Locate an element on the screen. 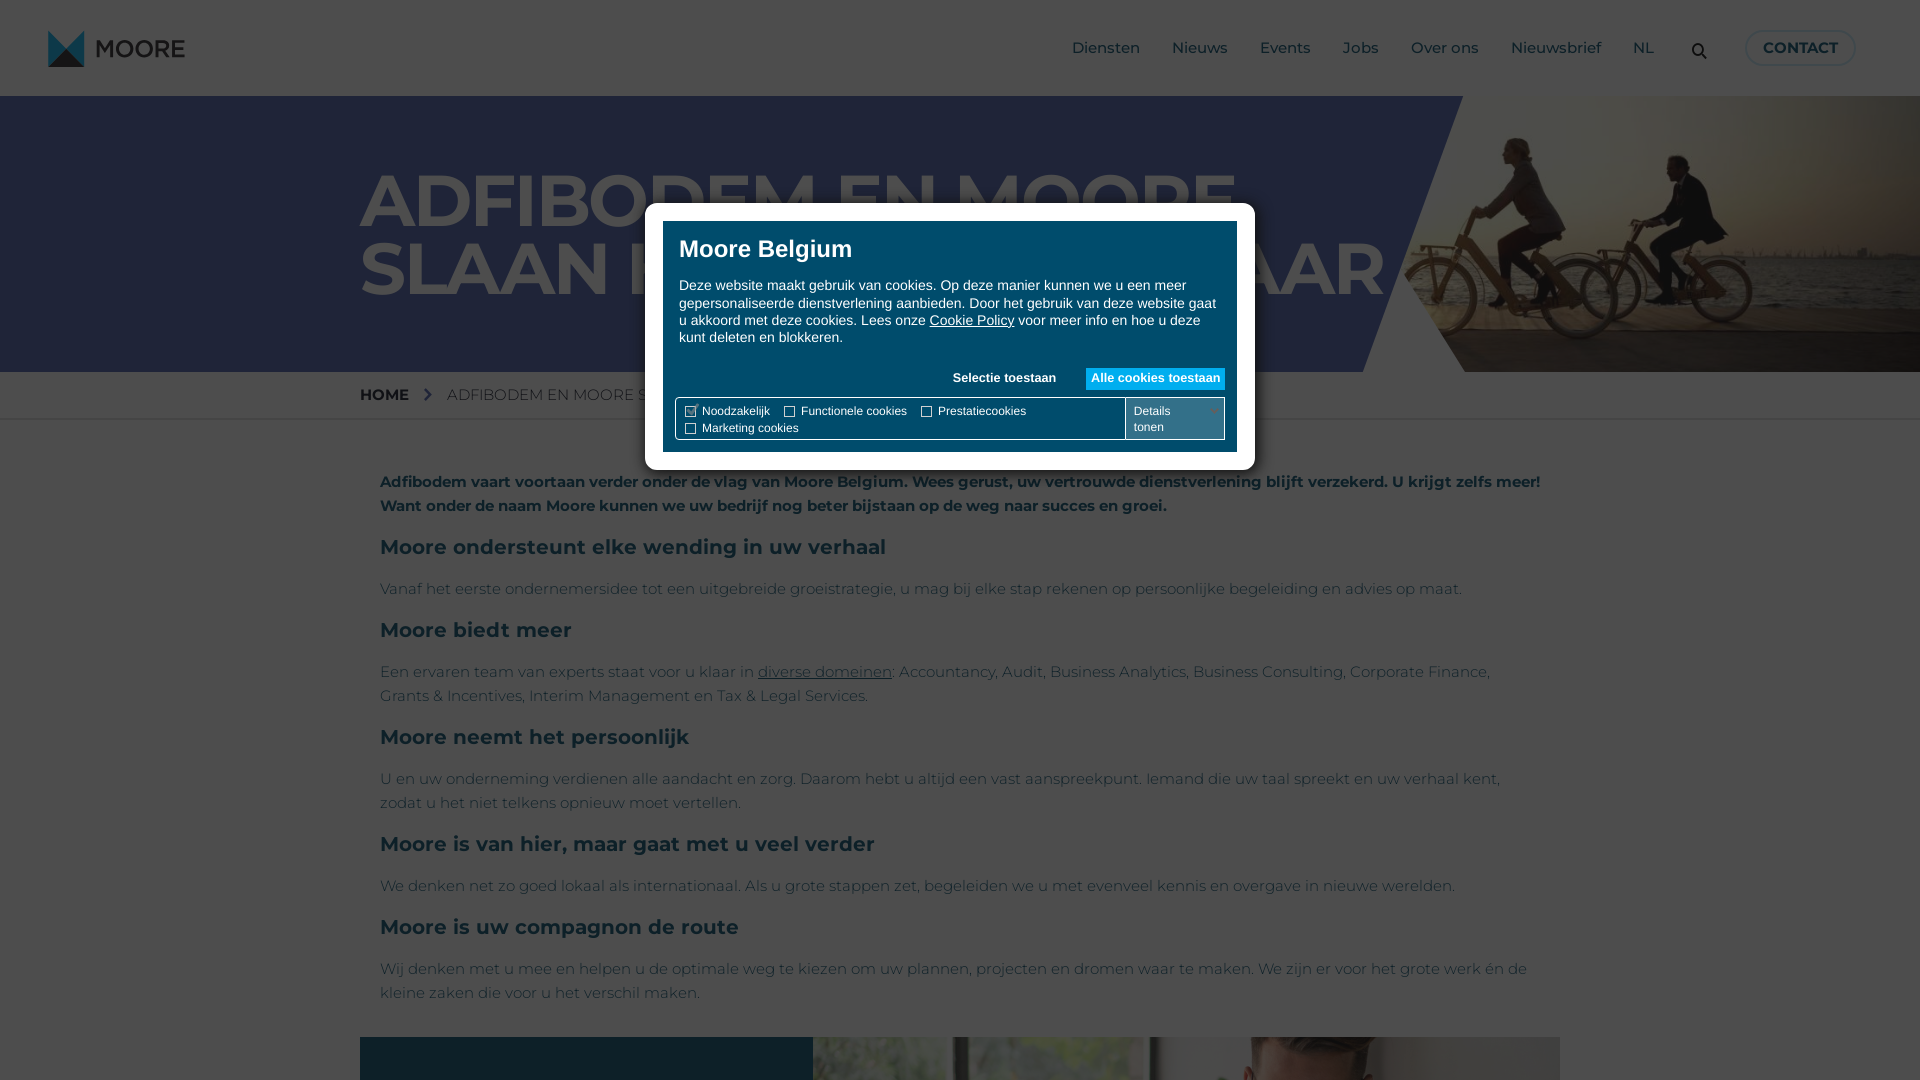 Image resolution: width=1920 pixels, height=1080 pixels. 'Diensten' is located at coordinates (1104, 46).